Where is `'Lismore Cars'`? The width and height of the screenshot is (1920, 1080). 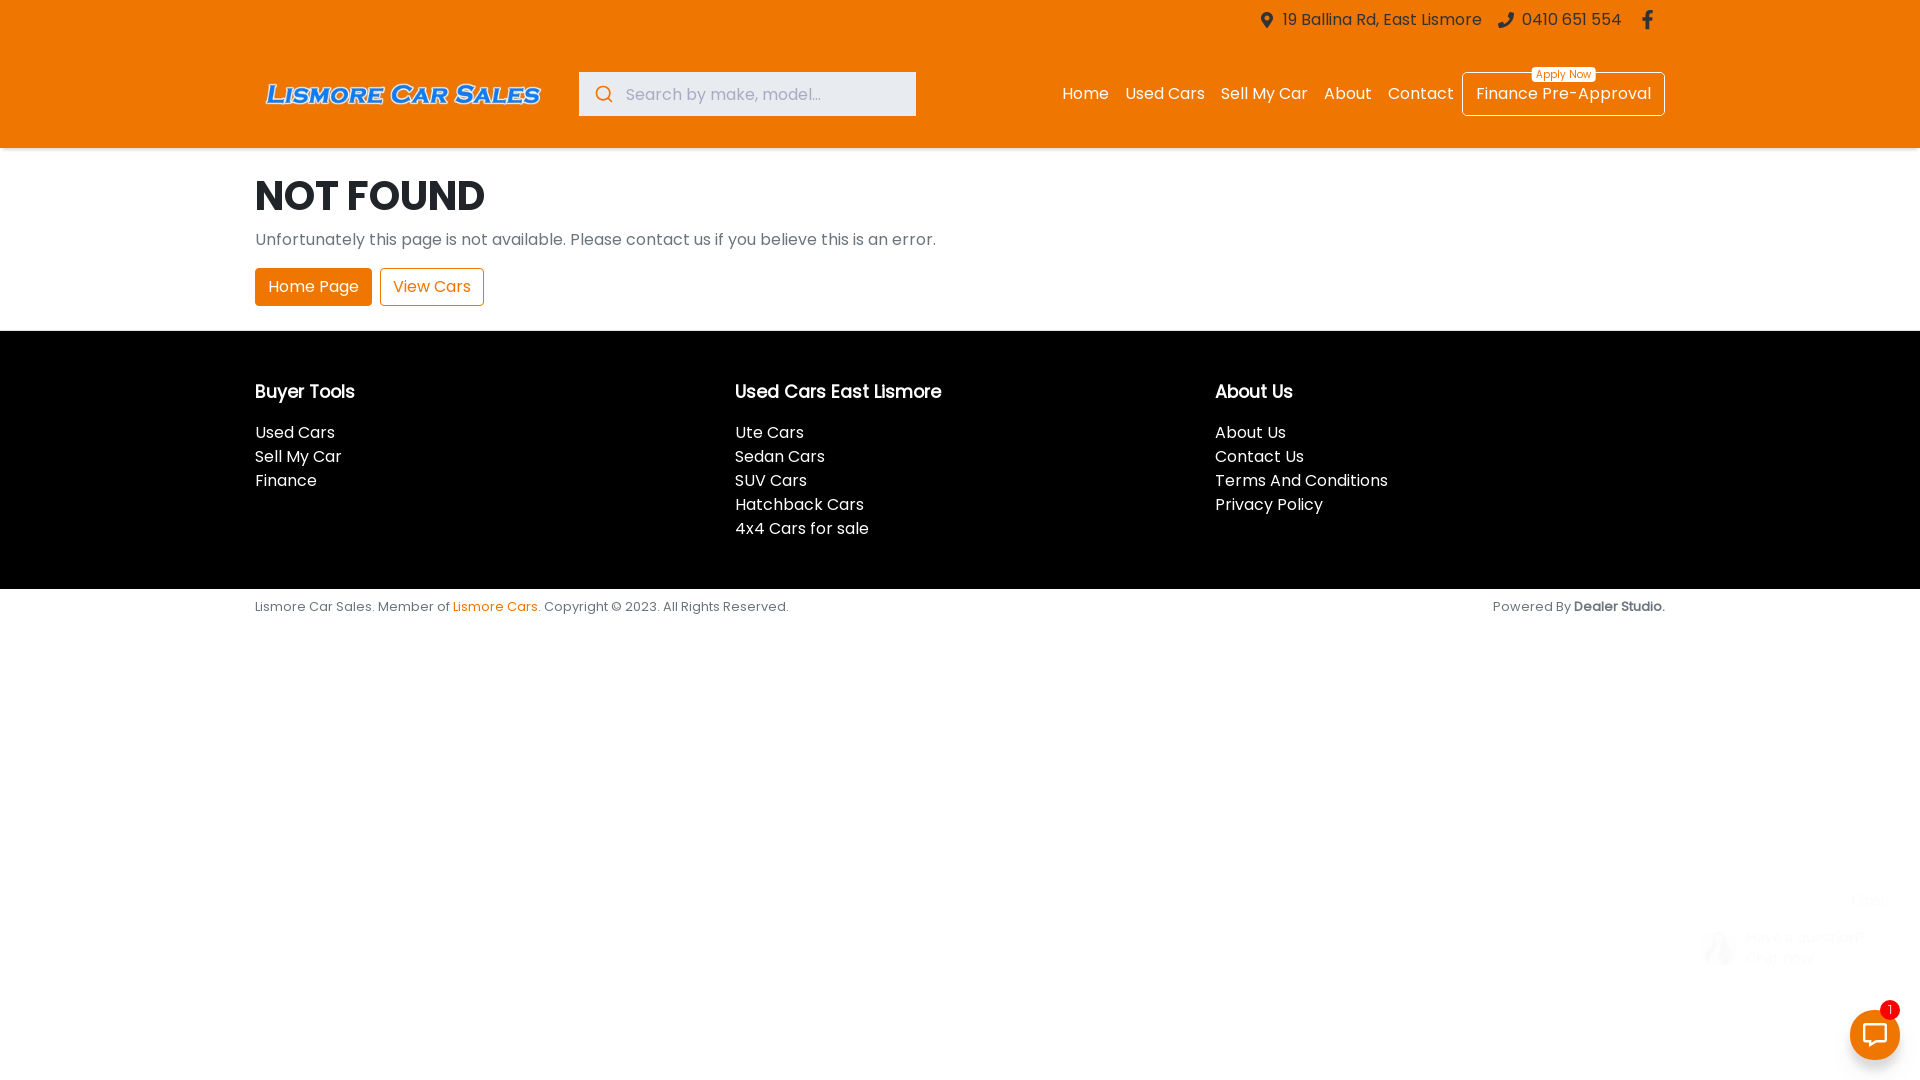 'Lismore Cars' is located at coordinates (495, 605).